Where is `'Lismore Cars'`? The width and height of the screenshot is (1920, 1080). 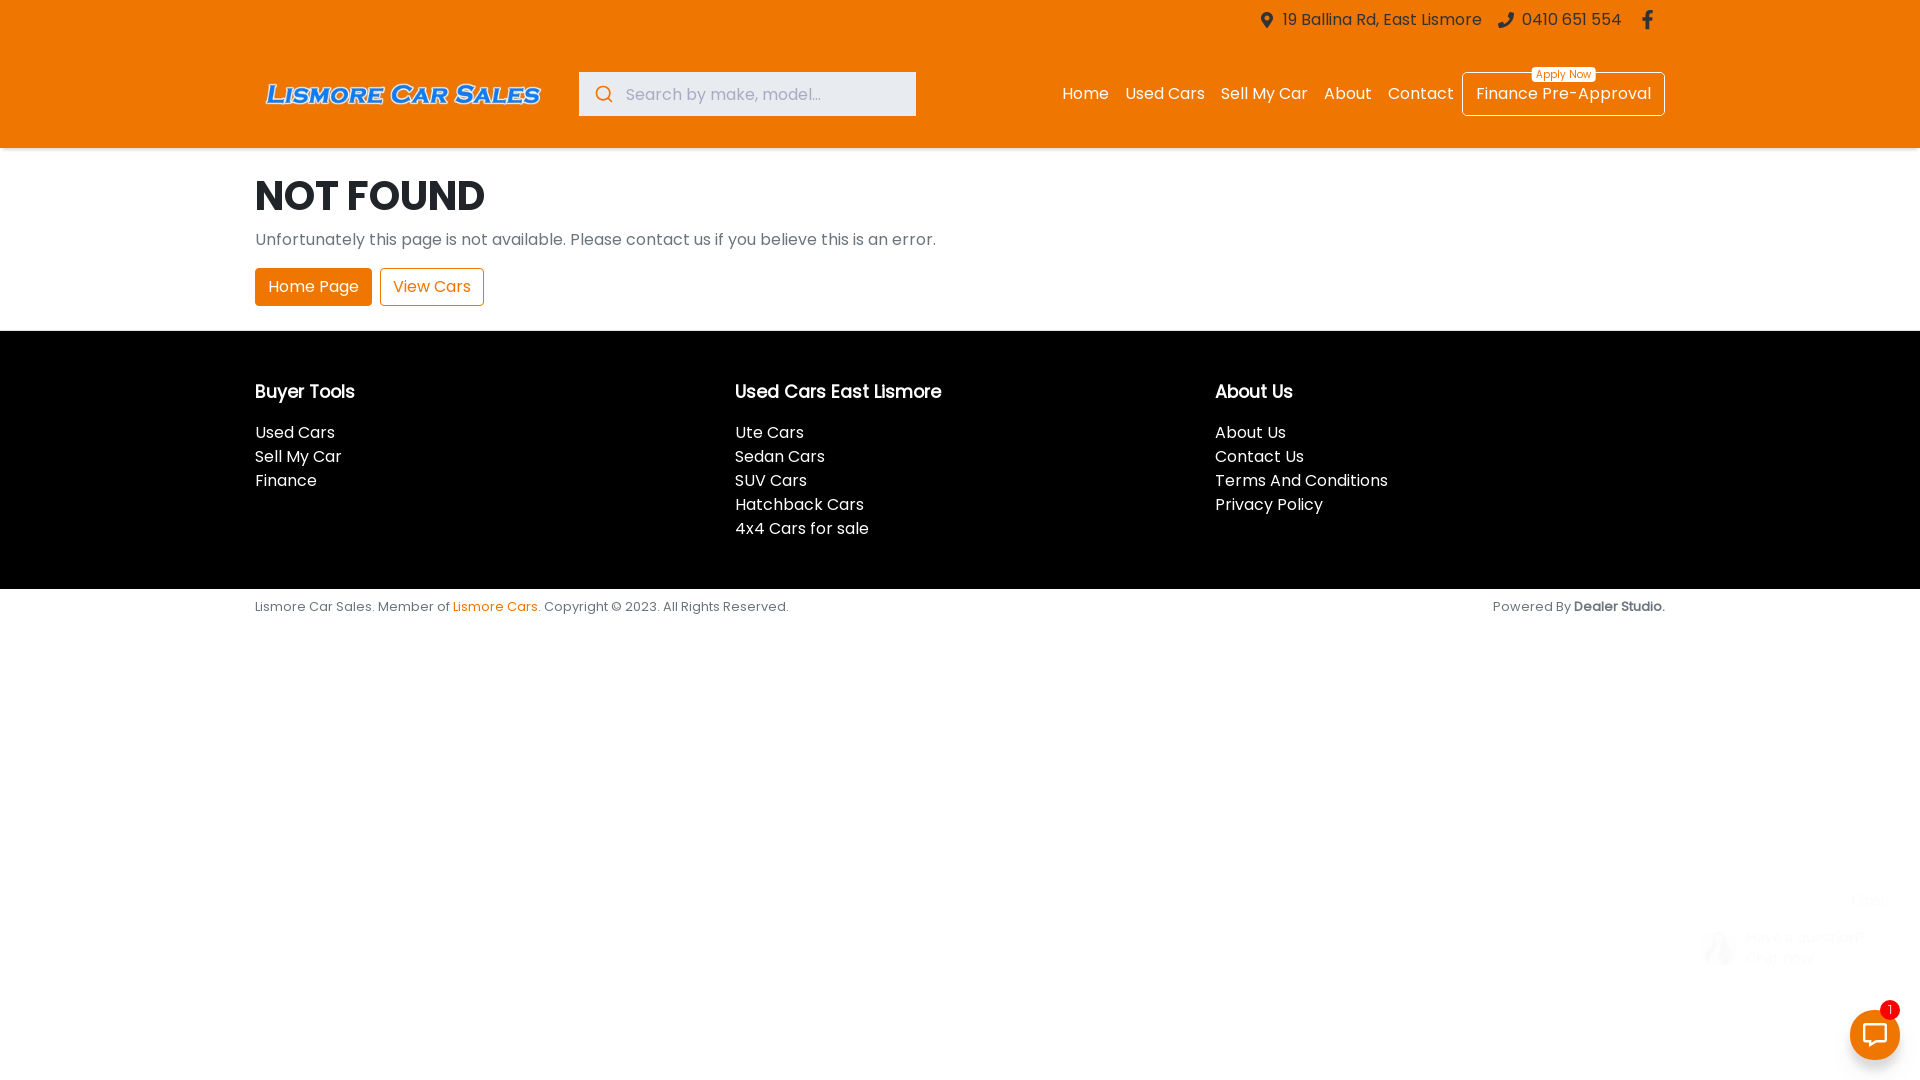 'Lismore Cars' is located at coordinates (495, 605).